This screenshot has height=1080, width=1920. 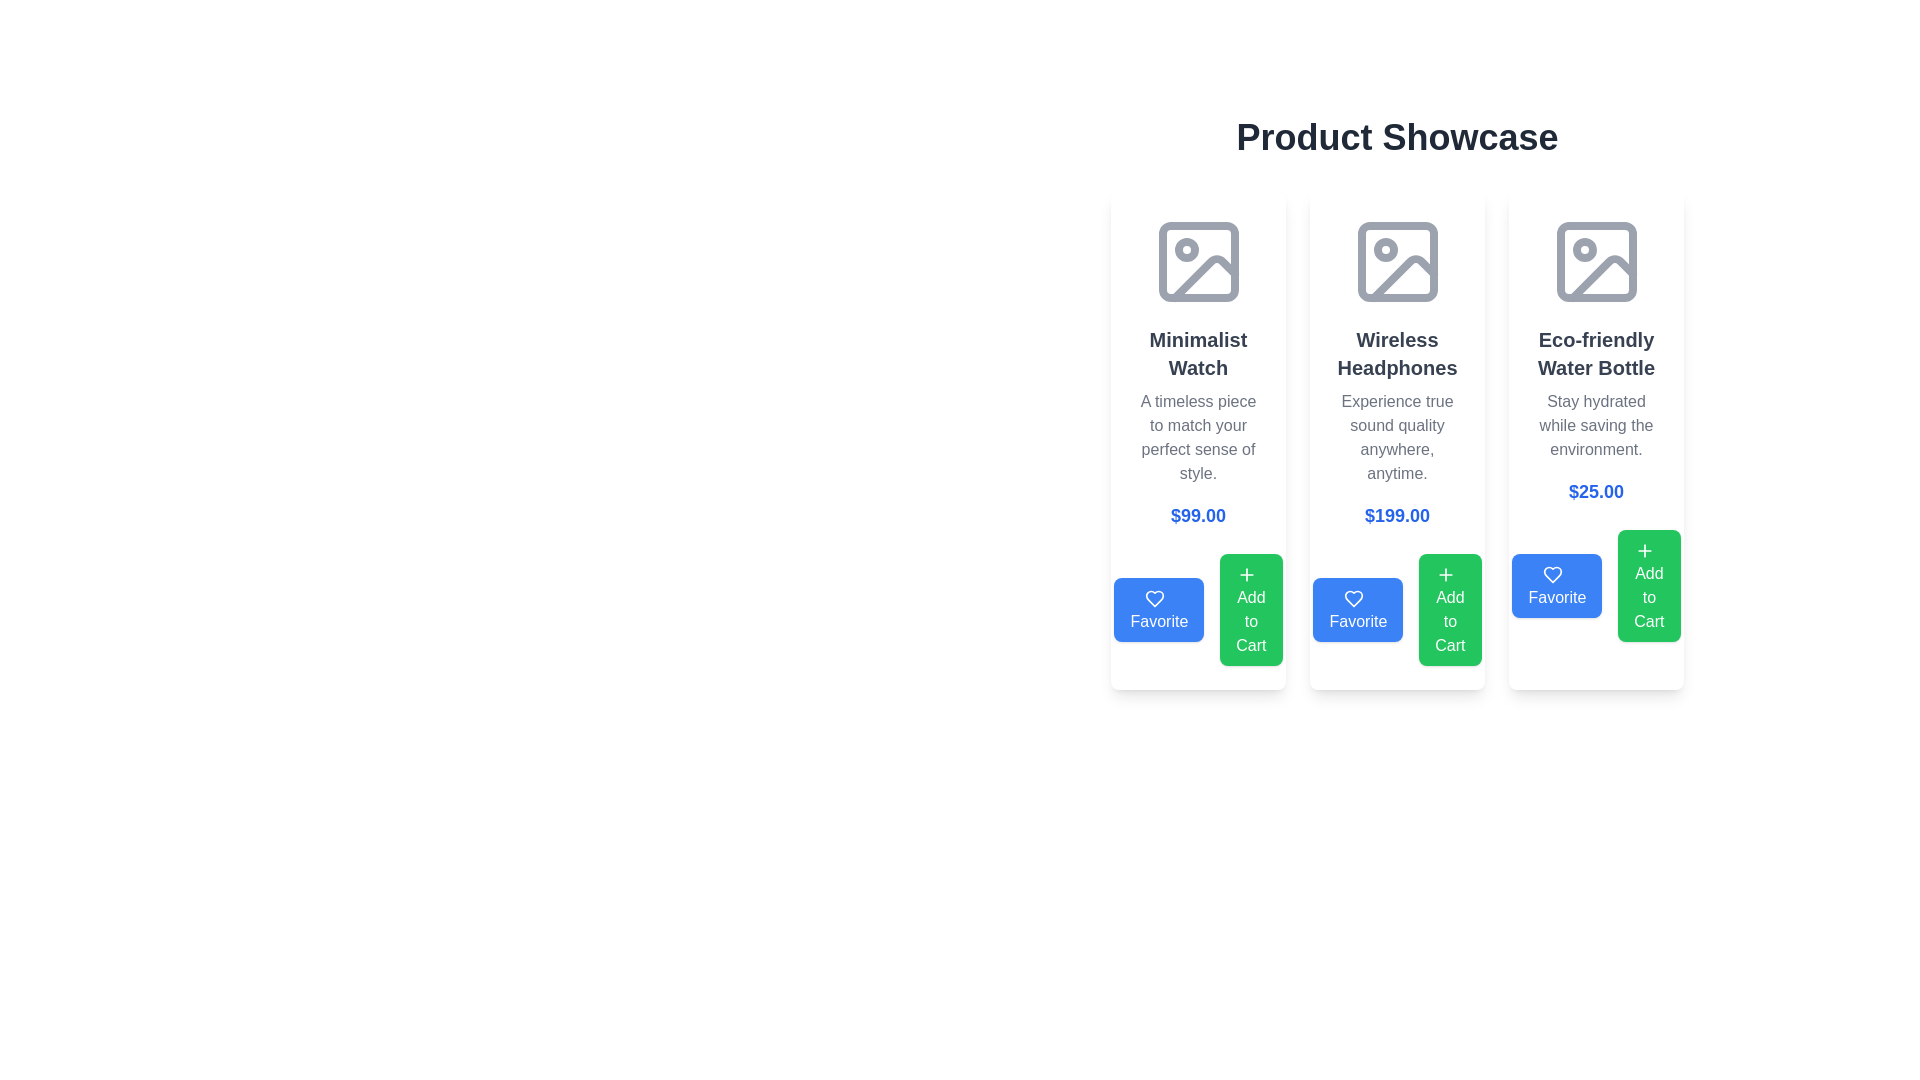 I want to click on the '+' icon in the green 'Add to Cart' button of the second product card for 'Wireless Headphones', so click(x=1446, y=574).